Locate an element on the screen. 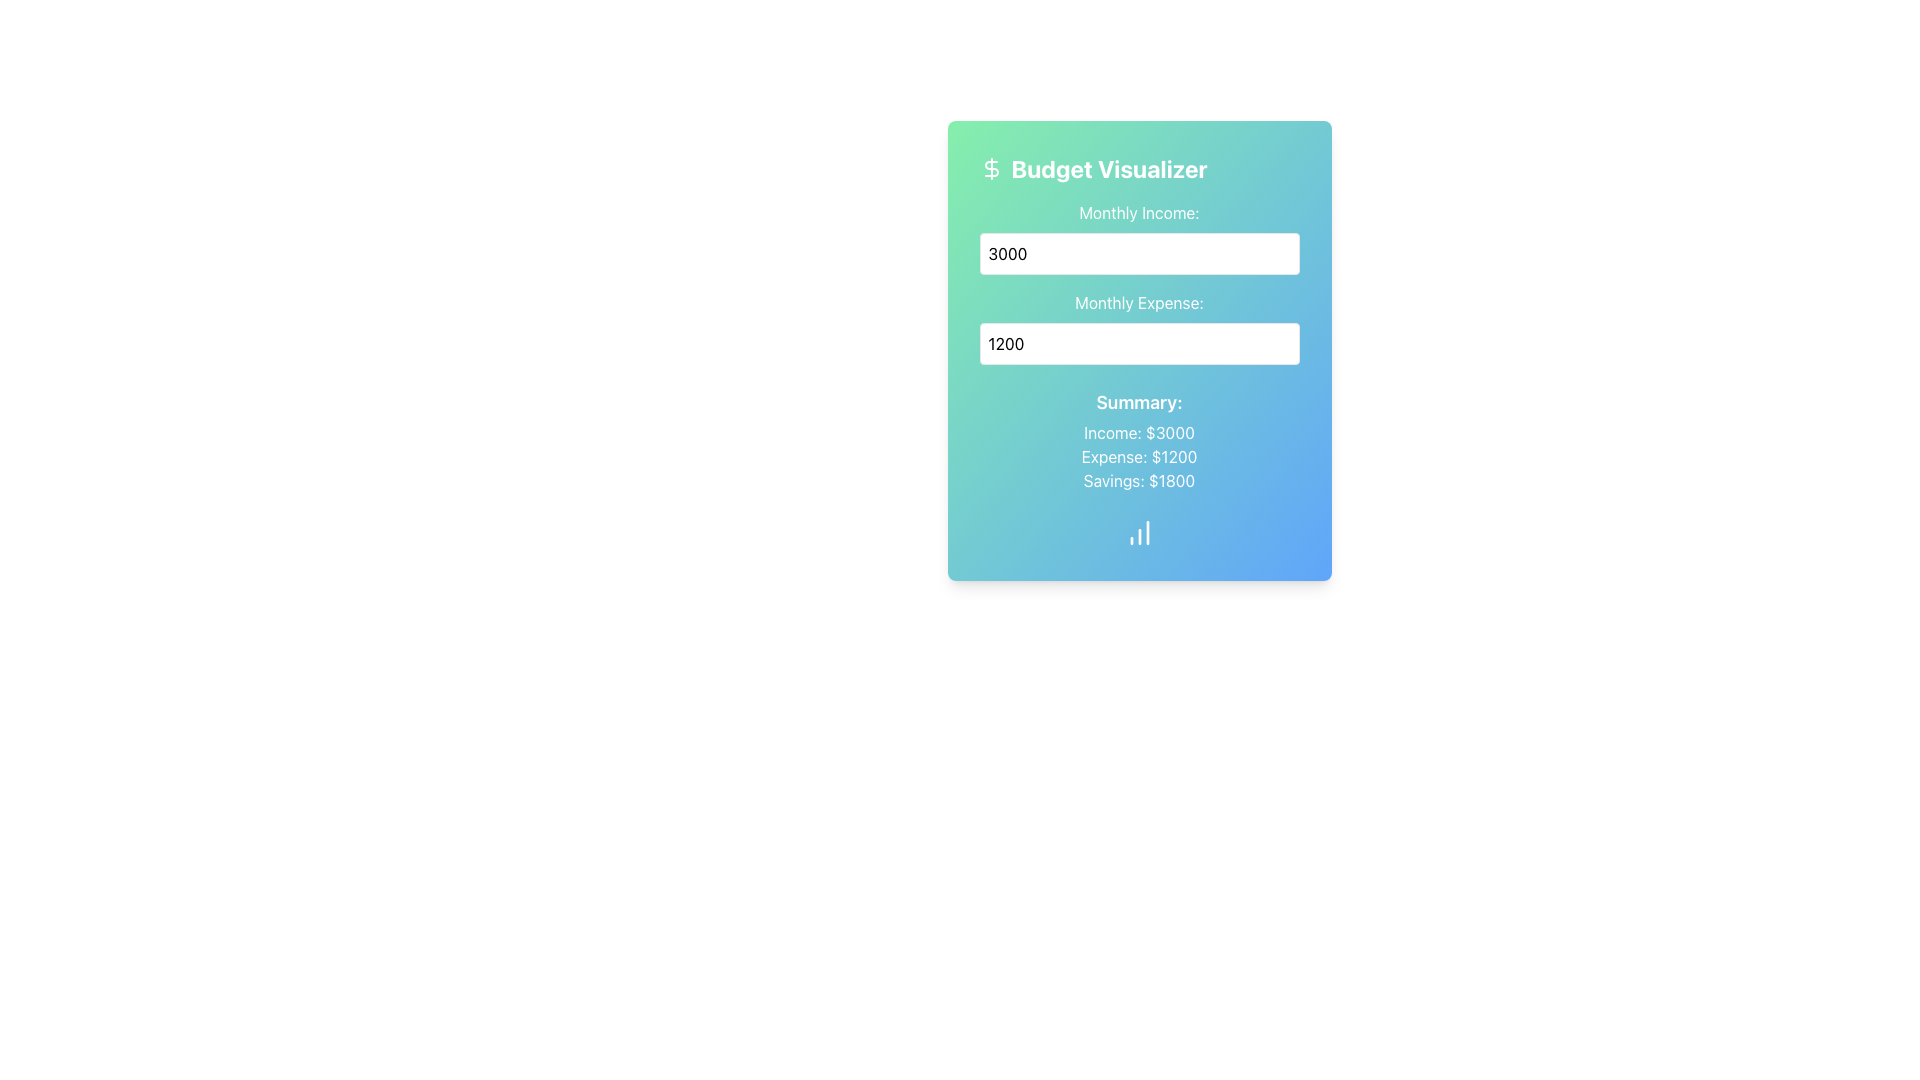 Image resolution: width=1920 pixels, height=1080 pixels. the text displaying 'Savings: $1800', which is styled with a white sans-serif font and located in the summary section below 'Expense: $1200' is located at coordinates (1139, 481).